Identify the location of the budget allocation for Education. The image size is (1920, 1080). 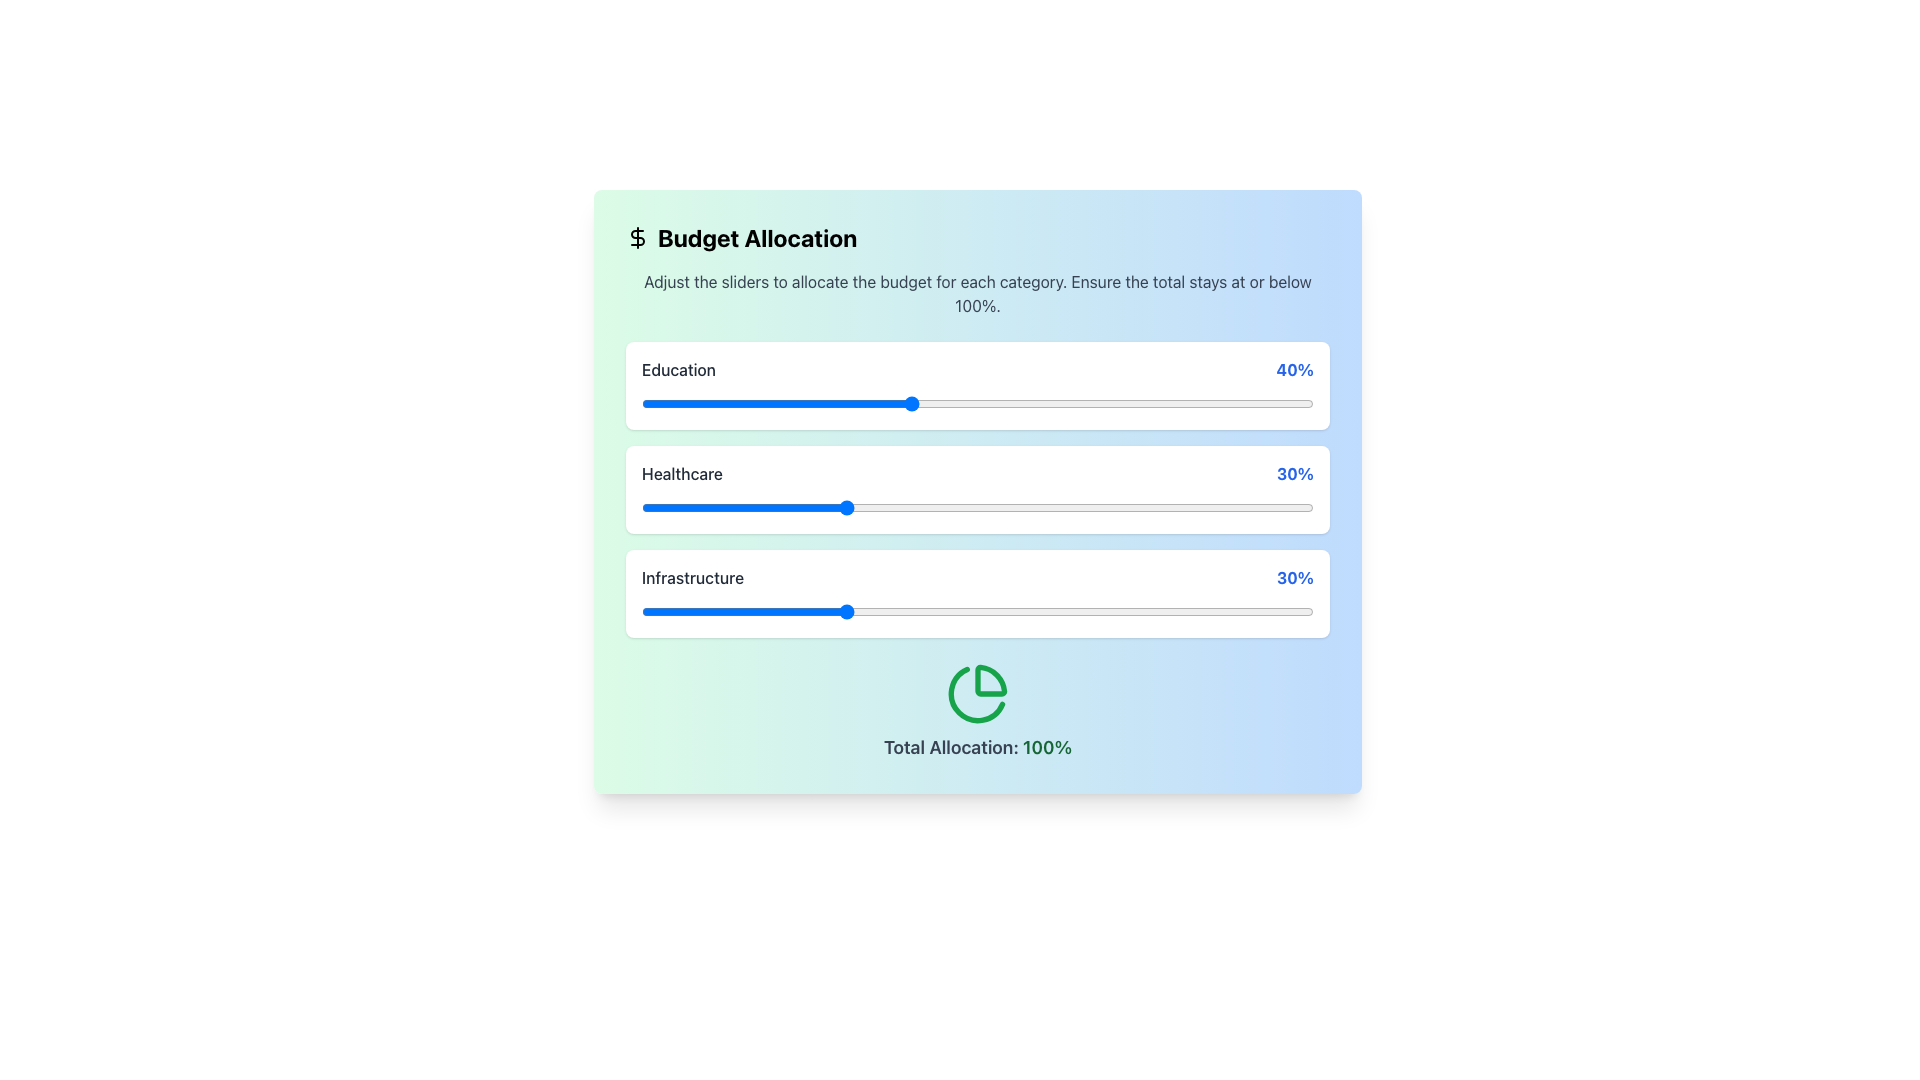
(1152, 404).